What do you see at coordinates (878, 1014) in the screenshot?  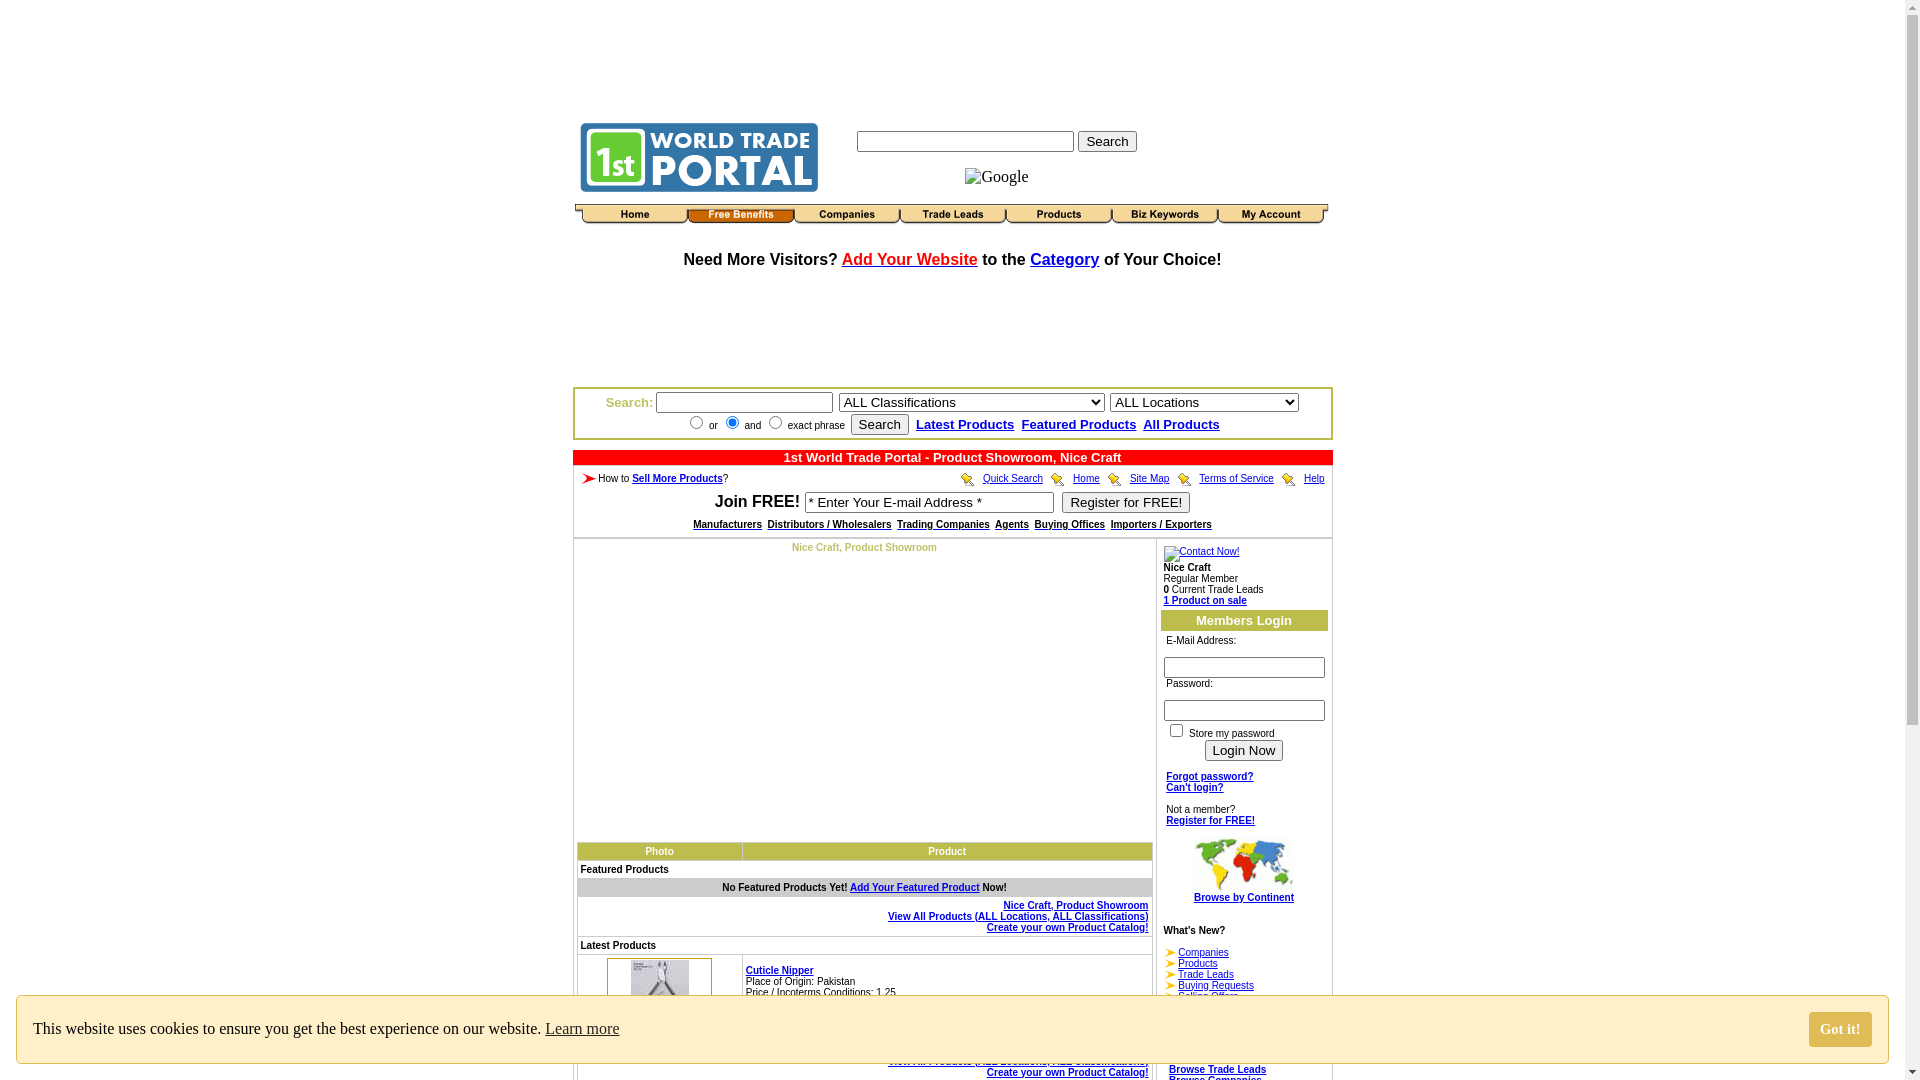 I see `'"Health & Beauty"'` at bounding box center [878, 1014].